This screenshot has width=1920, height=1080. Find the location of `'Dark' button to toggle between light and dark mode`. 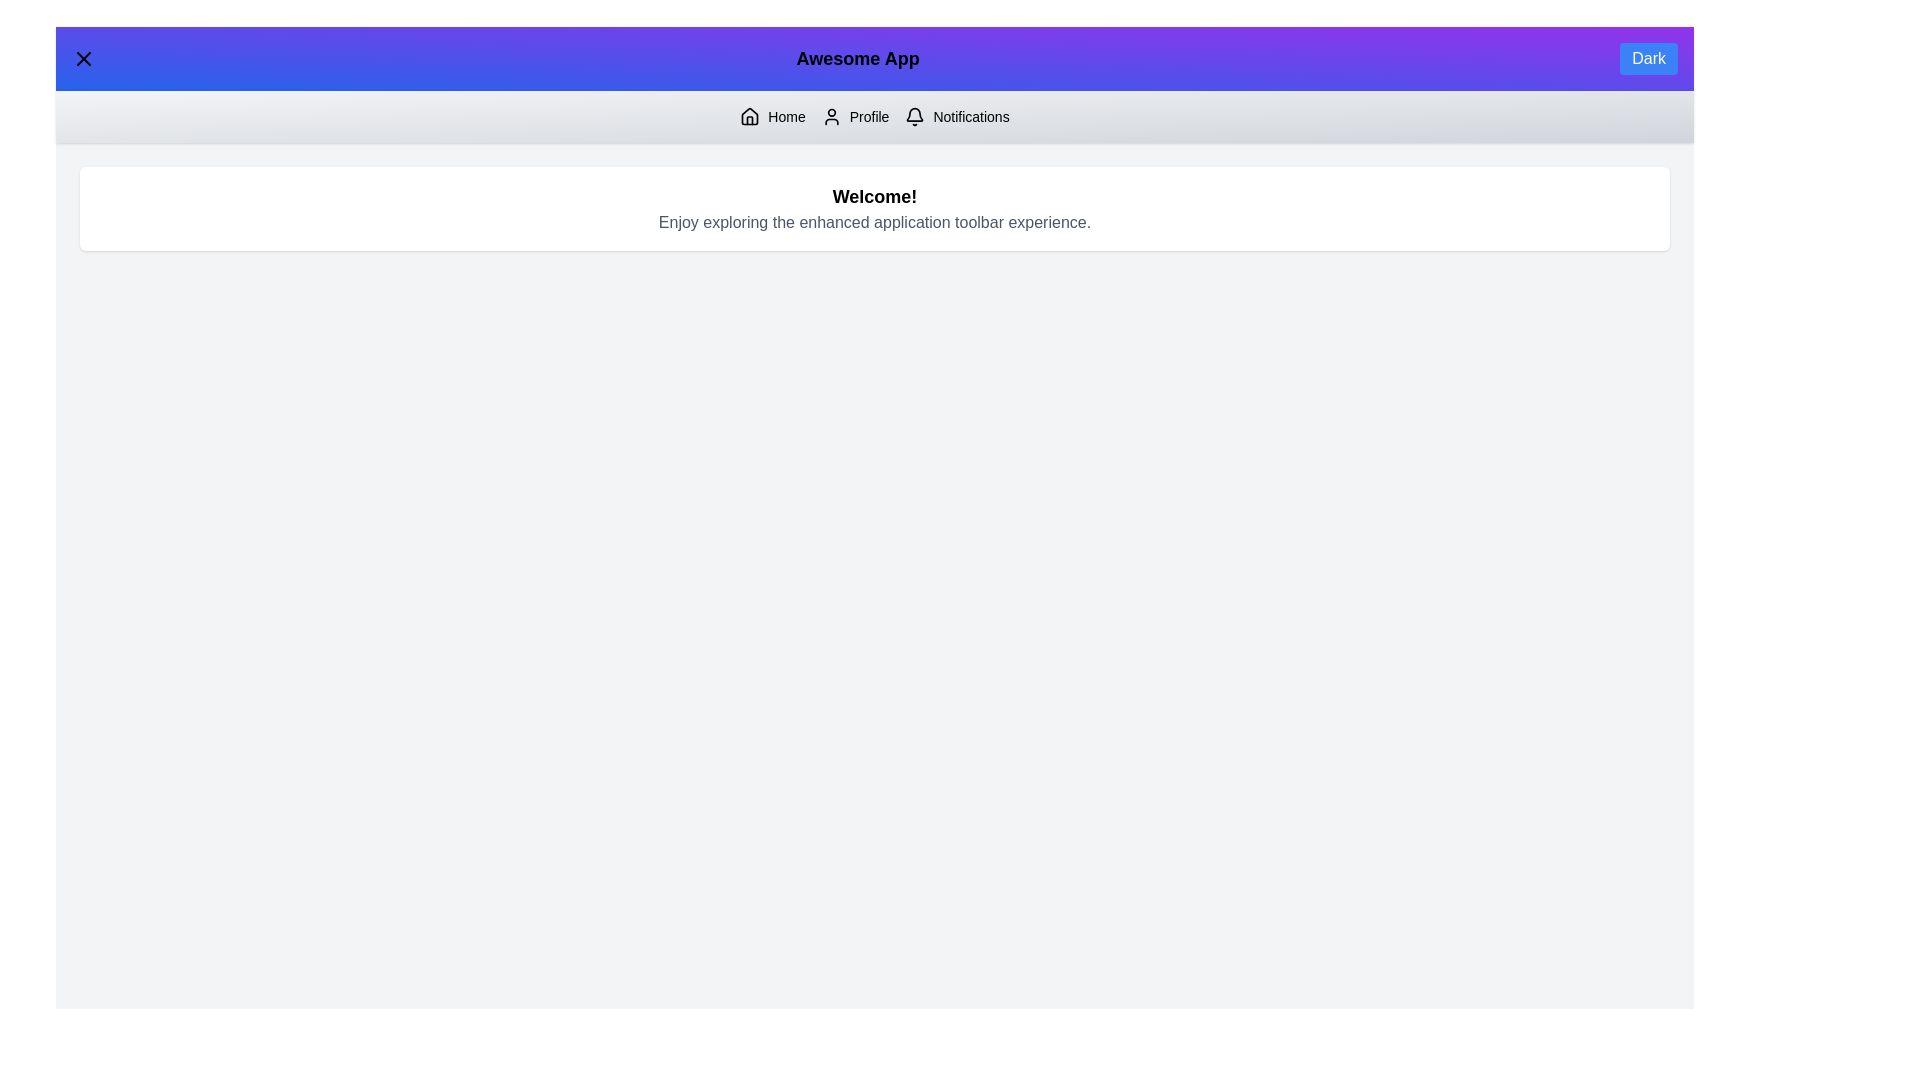

'Dark' button to toggle between light and dark mode is located at coordinates (1649, 57).